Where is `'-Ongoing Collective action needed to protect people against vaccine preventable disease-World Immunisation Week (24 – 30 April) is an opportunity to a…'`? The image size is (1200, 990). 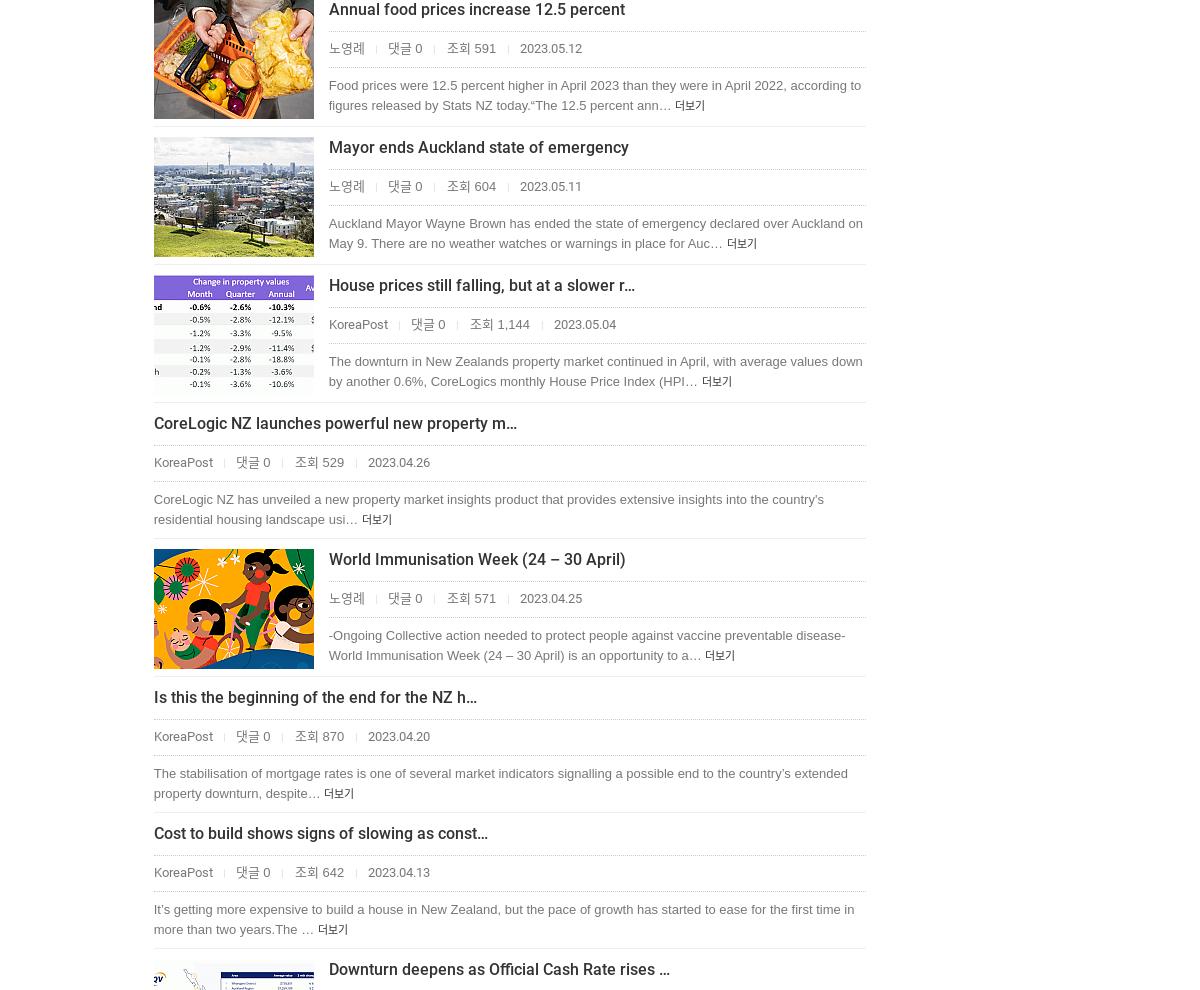
'-Ongoing Collective action needed to protect people against vaccine preventable disease-World Immunisation Week (24 – 30 April) is an opportunity to a…' is located at coordinates (585, 645).